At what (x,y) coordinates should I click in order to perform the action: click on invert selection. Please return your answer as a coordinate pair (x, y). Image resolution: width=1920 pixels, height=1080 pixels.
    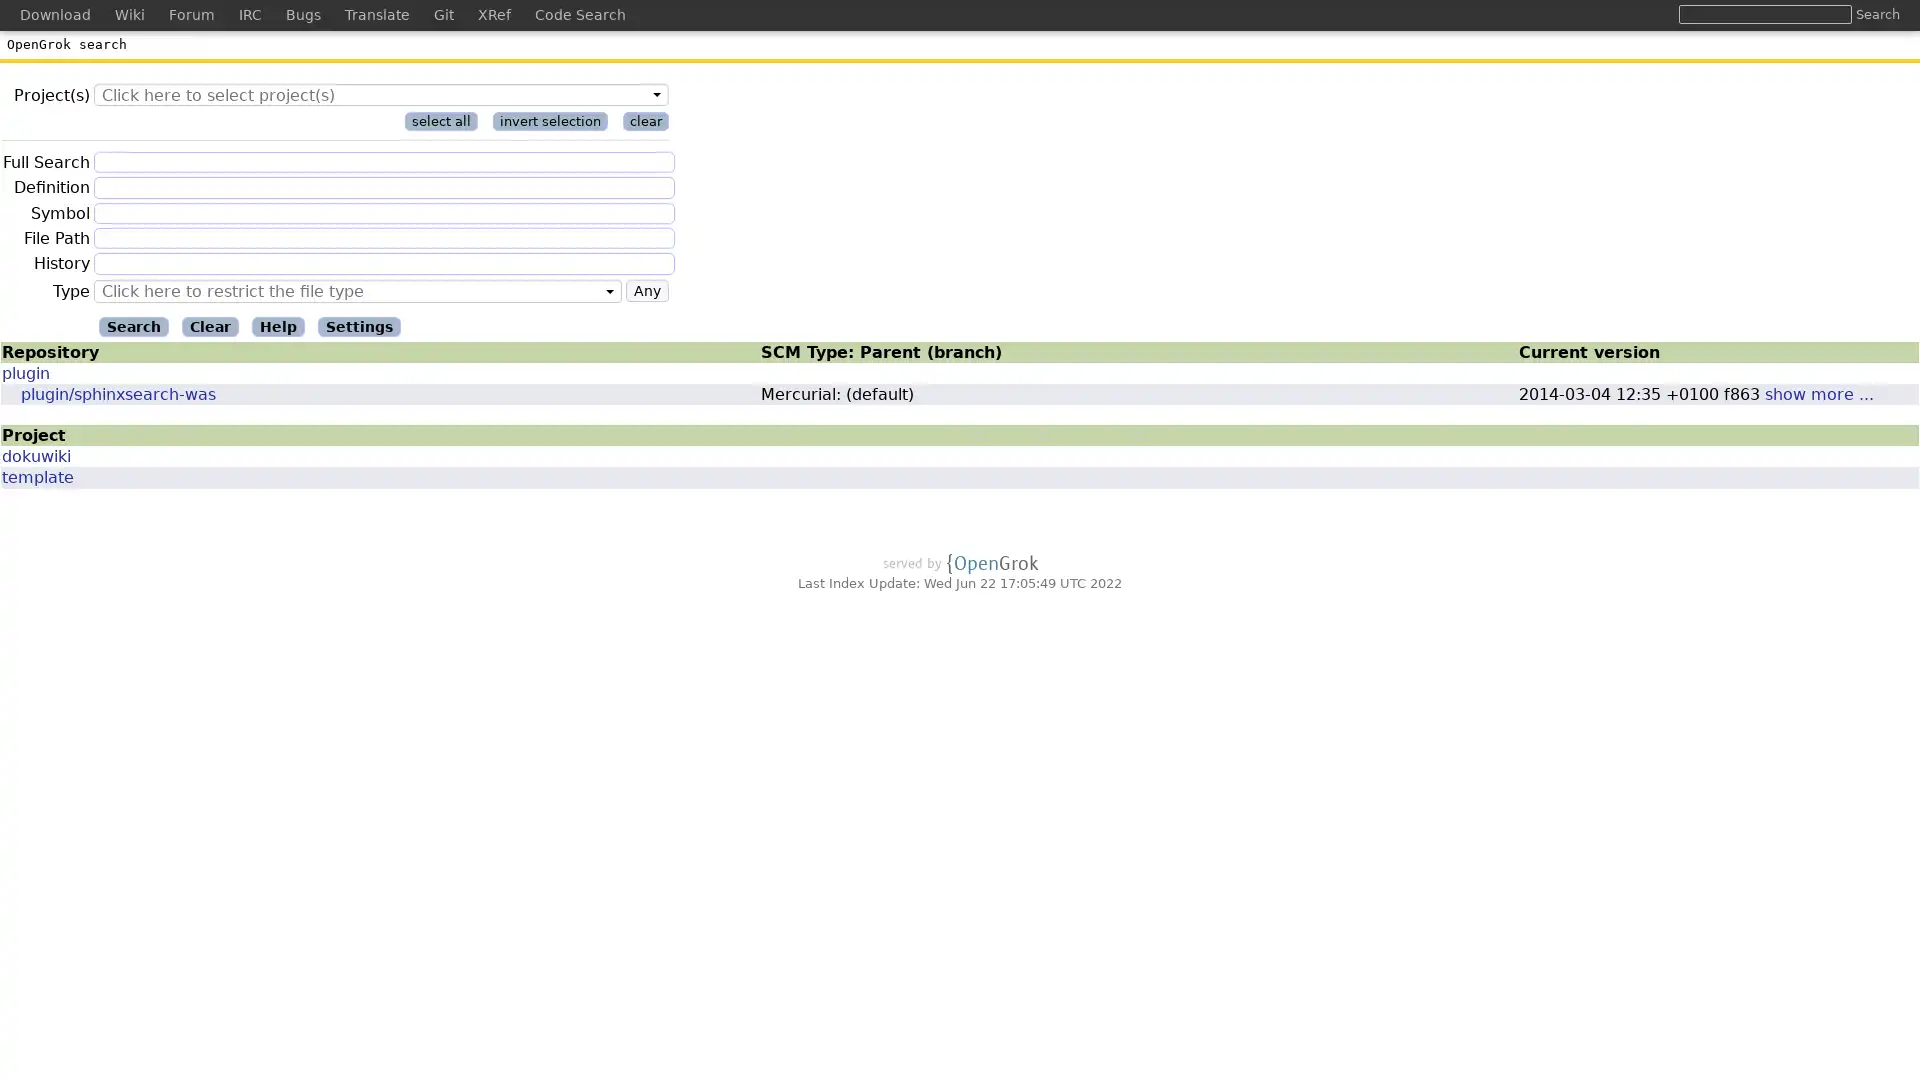
    Looking at the image, I should click on (550, 121).